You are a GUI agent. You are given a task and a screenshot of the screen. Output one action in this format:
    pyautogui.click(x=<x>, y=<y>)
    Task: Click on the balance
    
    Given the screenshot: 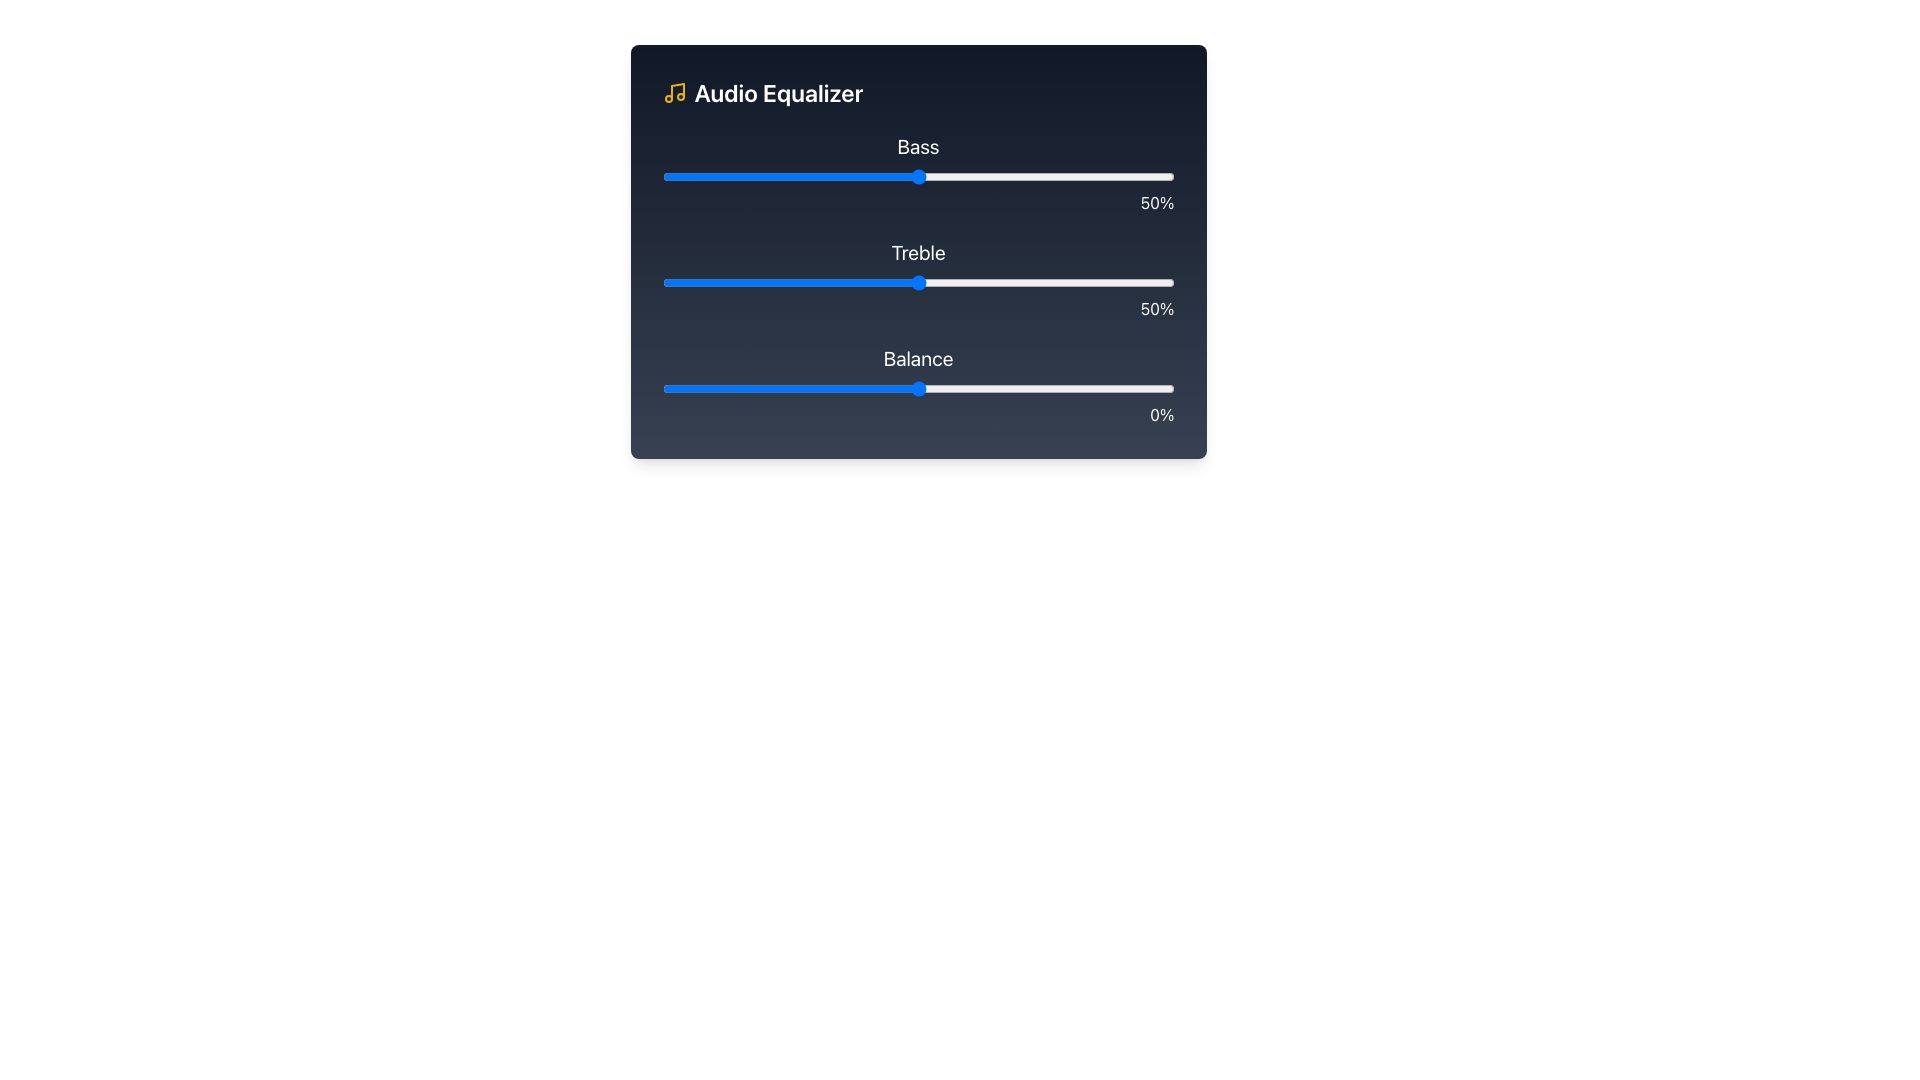 What is the action you would take?
    pyautogui.click(x=912, y=389)
    